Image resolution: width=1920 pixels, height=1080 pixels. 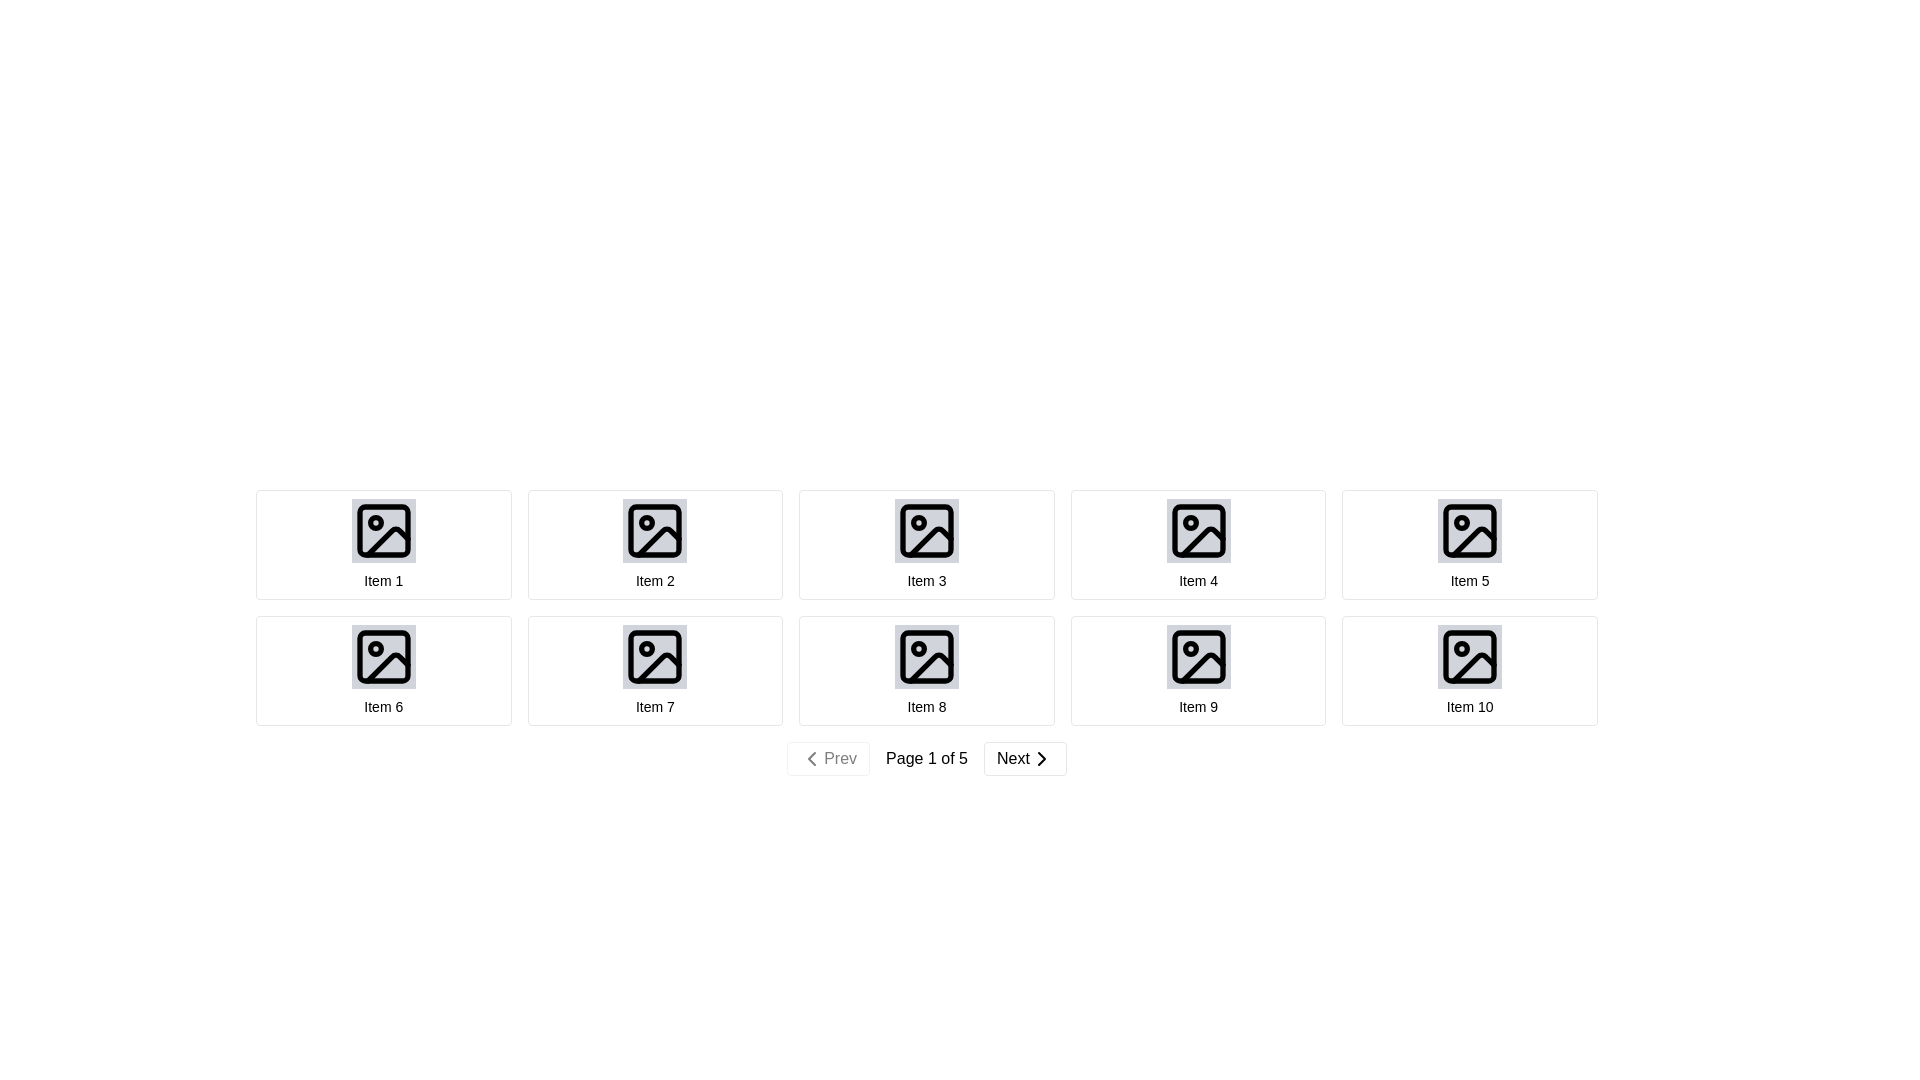 What do you see at coordinates (925, 656) in the screenshot?
I see `the small rectangular graphic within the icon for 'Item 8'` at bounding box center [925, 656].